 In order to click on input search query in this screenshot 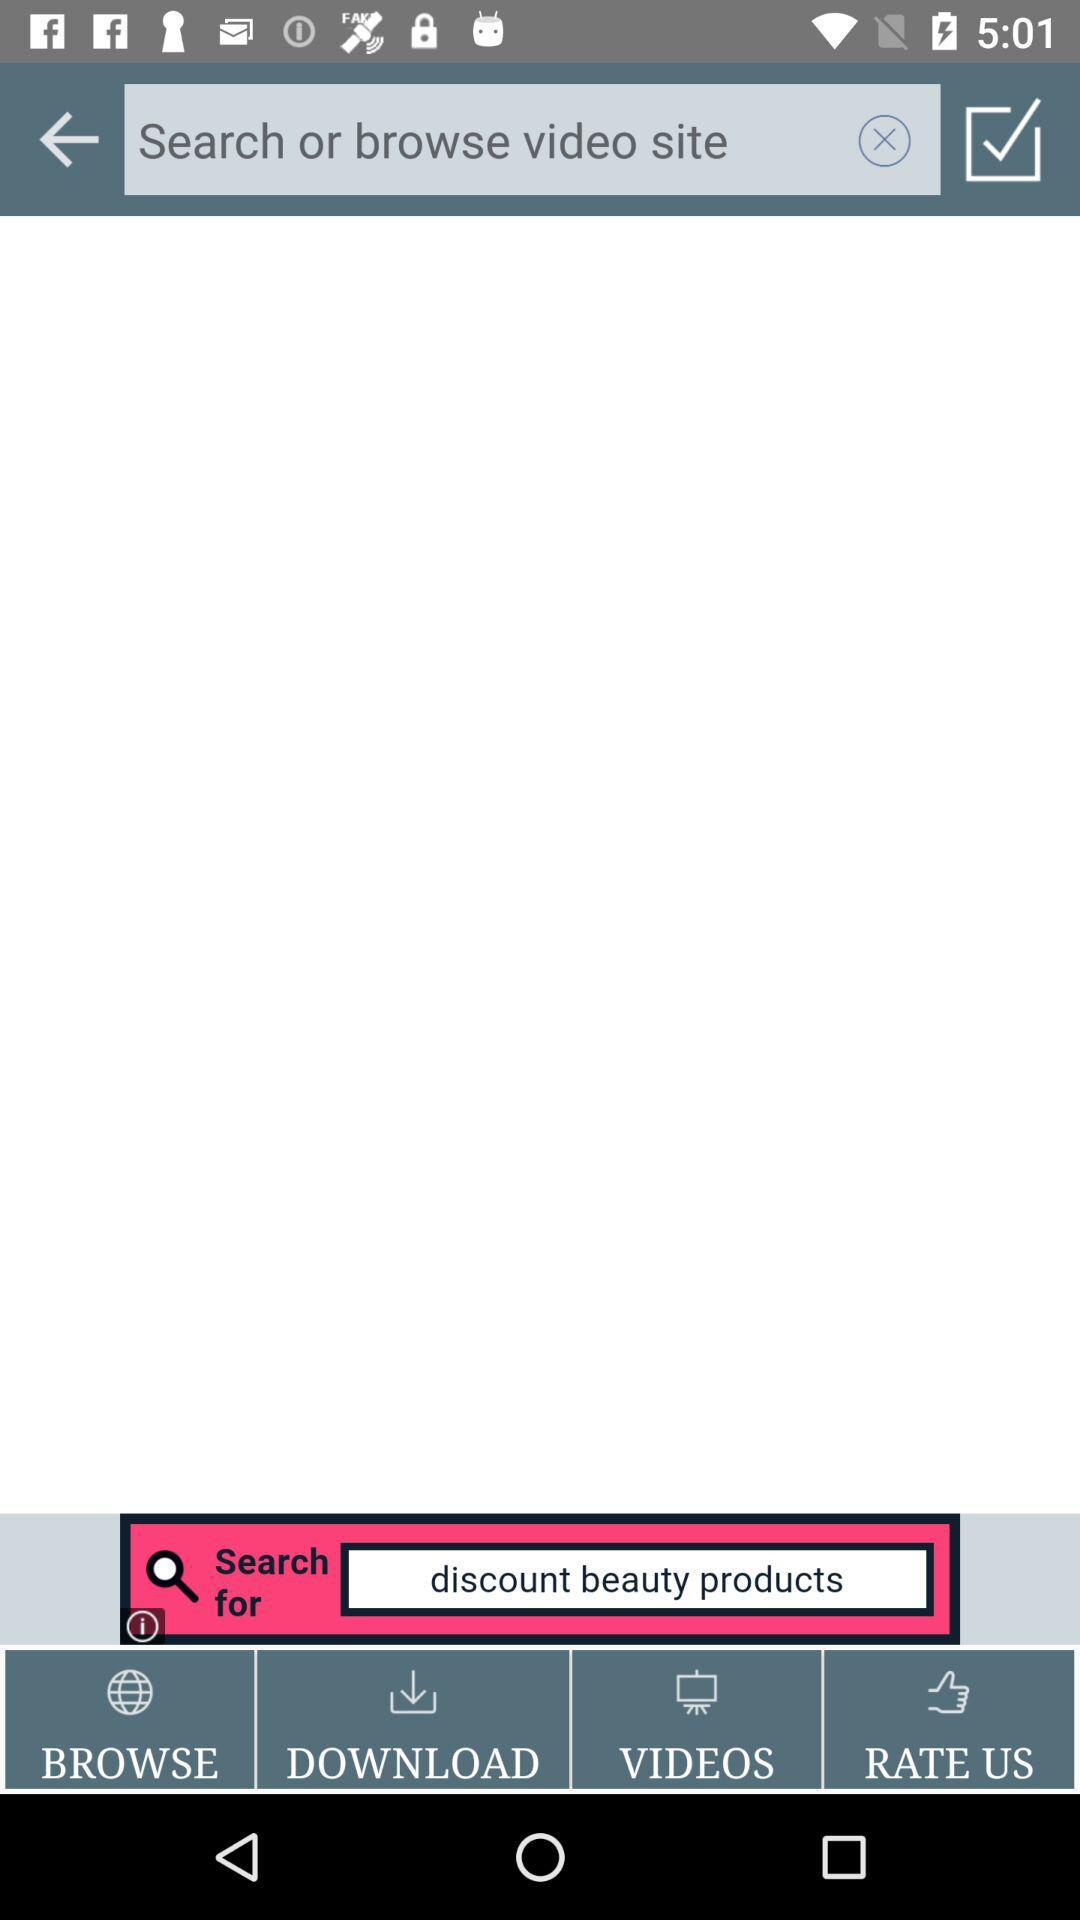, I will do `click(490, 138)`.